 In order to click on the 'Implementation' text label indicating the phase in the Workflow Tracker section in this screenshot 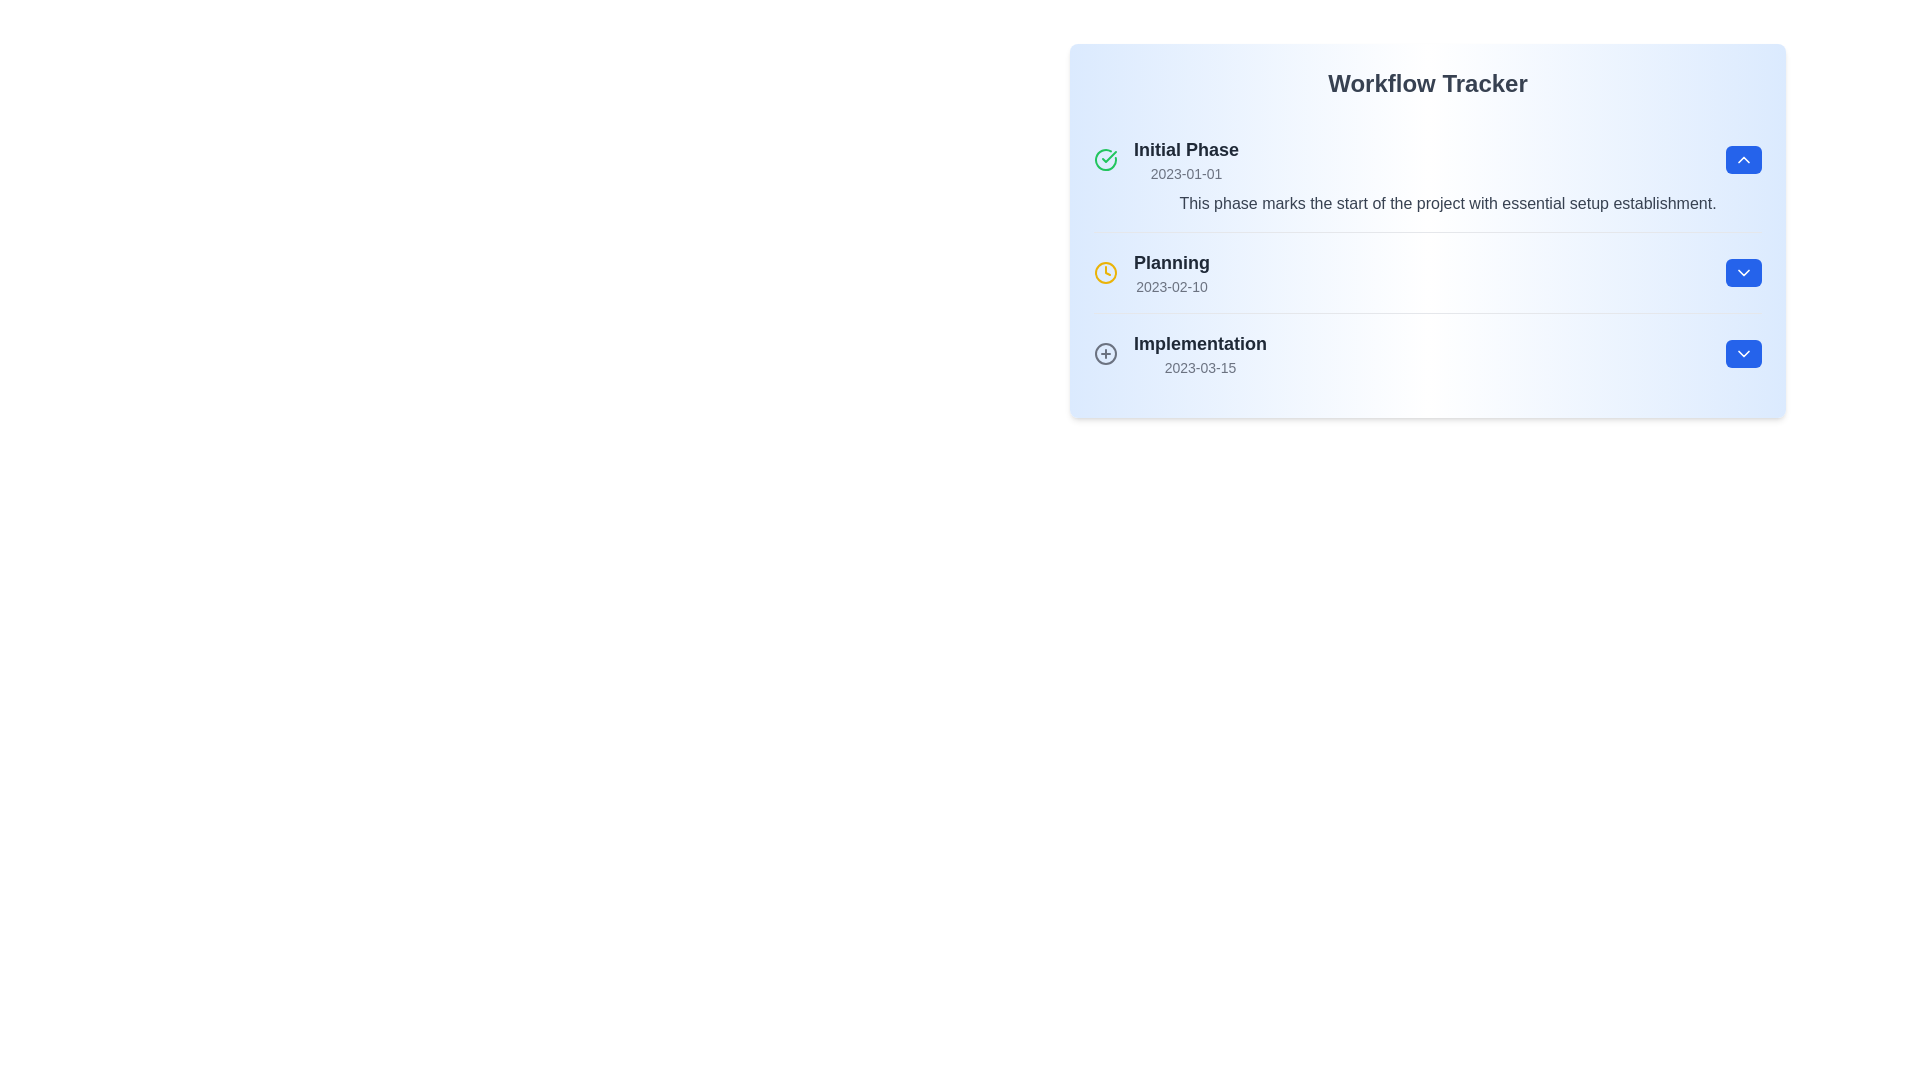, I will do `click(1200, 353)`.